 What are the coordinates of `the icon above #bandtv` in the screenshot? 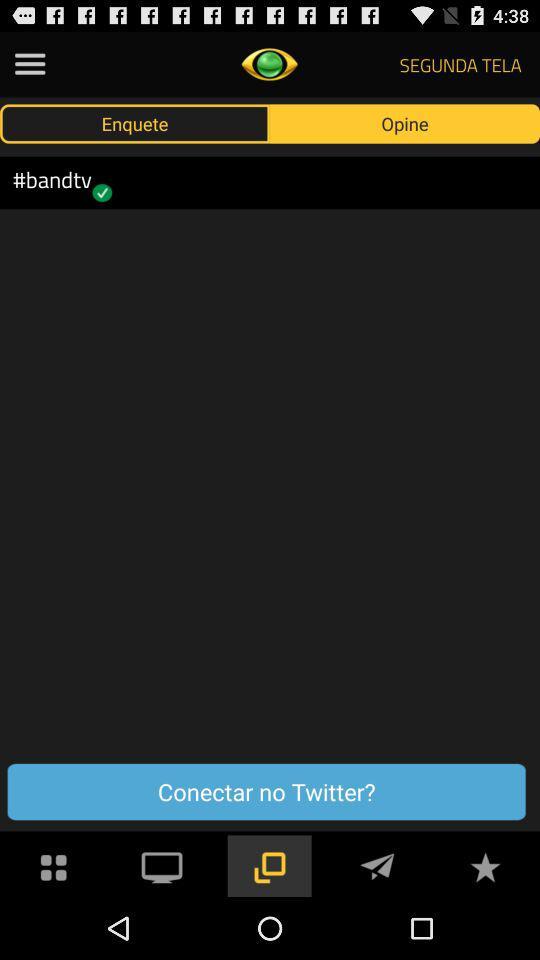 It's located at (135, 122).